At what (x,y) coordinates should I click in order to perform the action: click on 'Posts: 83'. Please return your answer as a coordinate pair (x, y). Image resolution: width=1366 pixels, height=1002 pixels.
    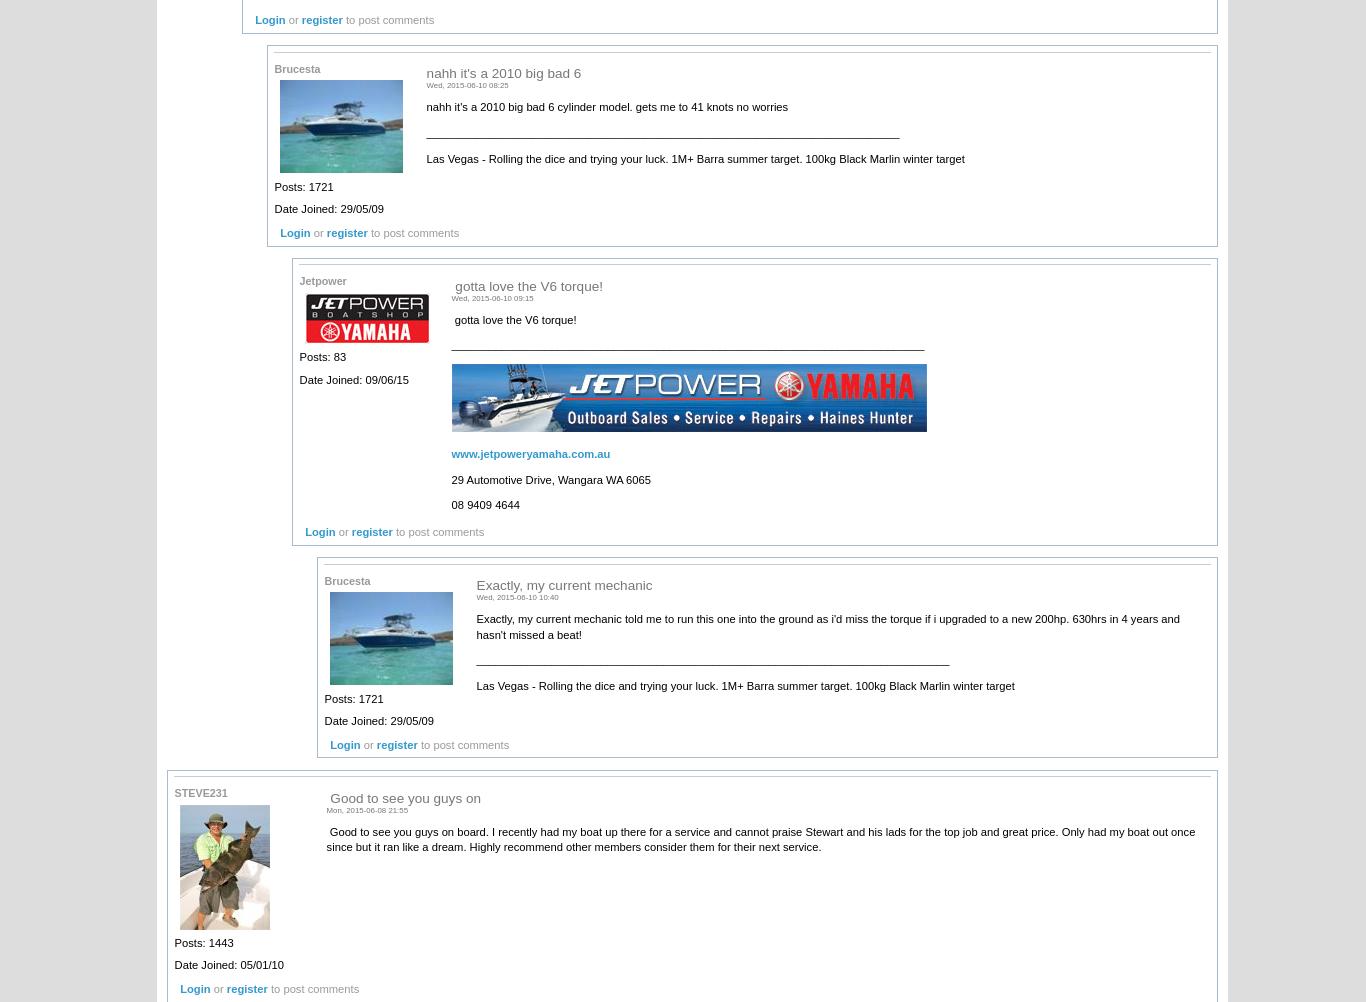
    Looking at the image, I should click on (322, 357).